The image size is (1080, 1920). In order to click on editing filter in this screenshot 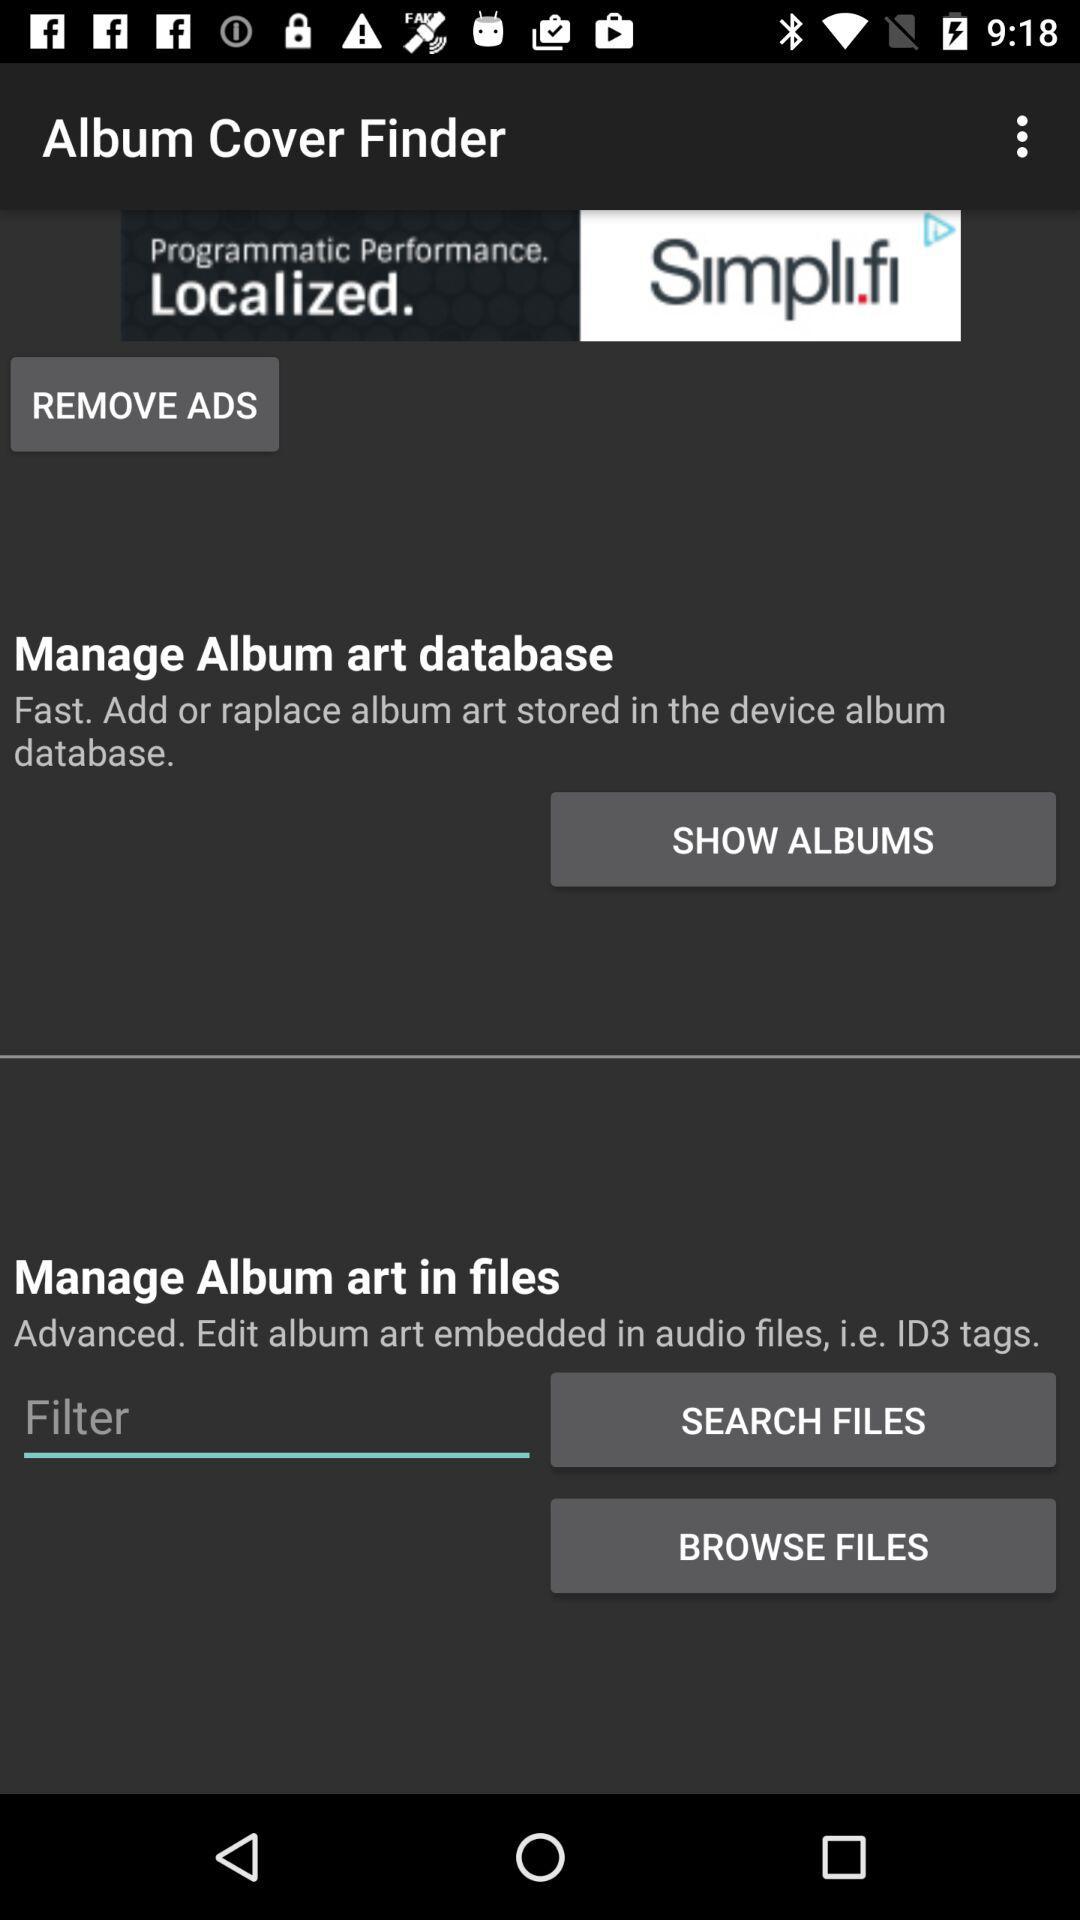, I will do `click(276, 1415)`.